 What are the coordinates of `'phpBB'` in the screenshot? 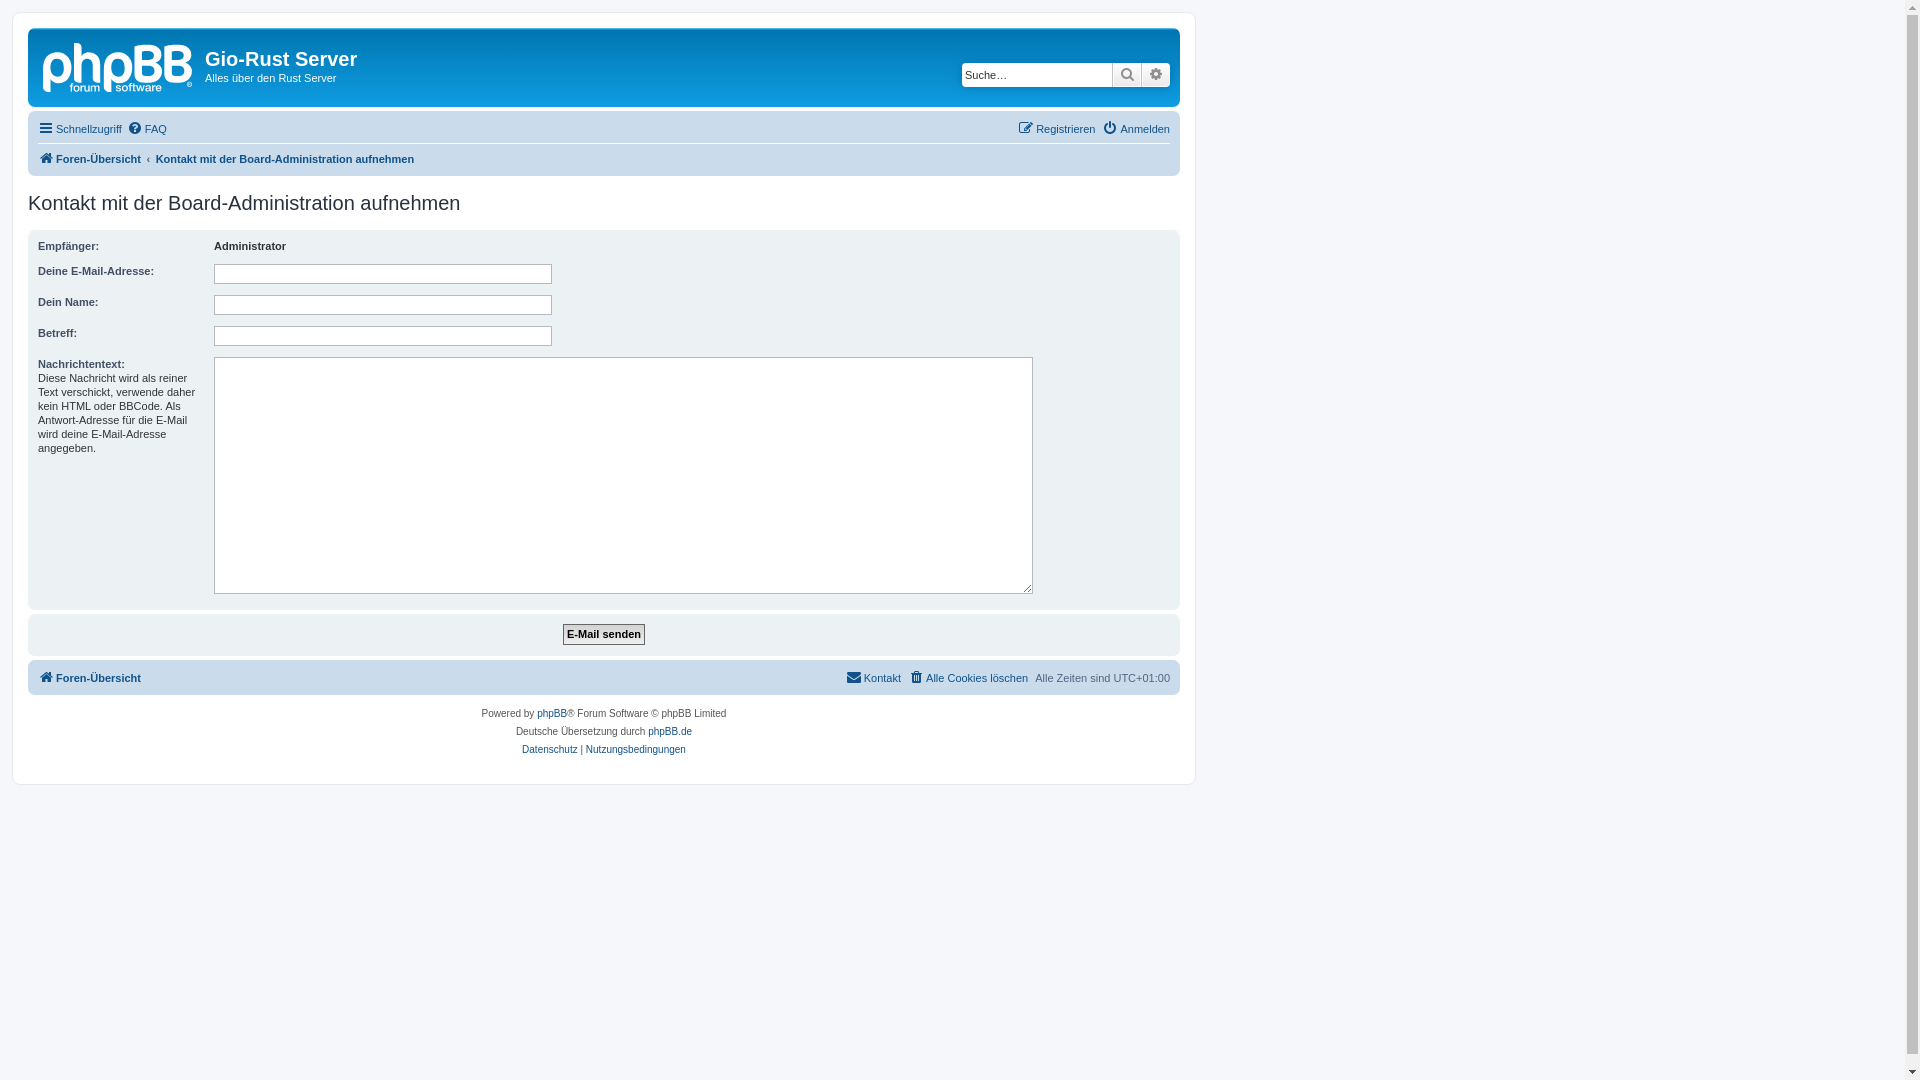 It's located at (537, 712).